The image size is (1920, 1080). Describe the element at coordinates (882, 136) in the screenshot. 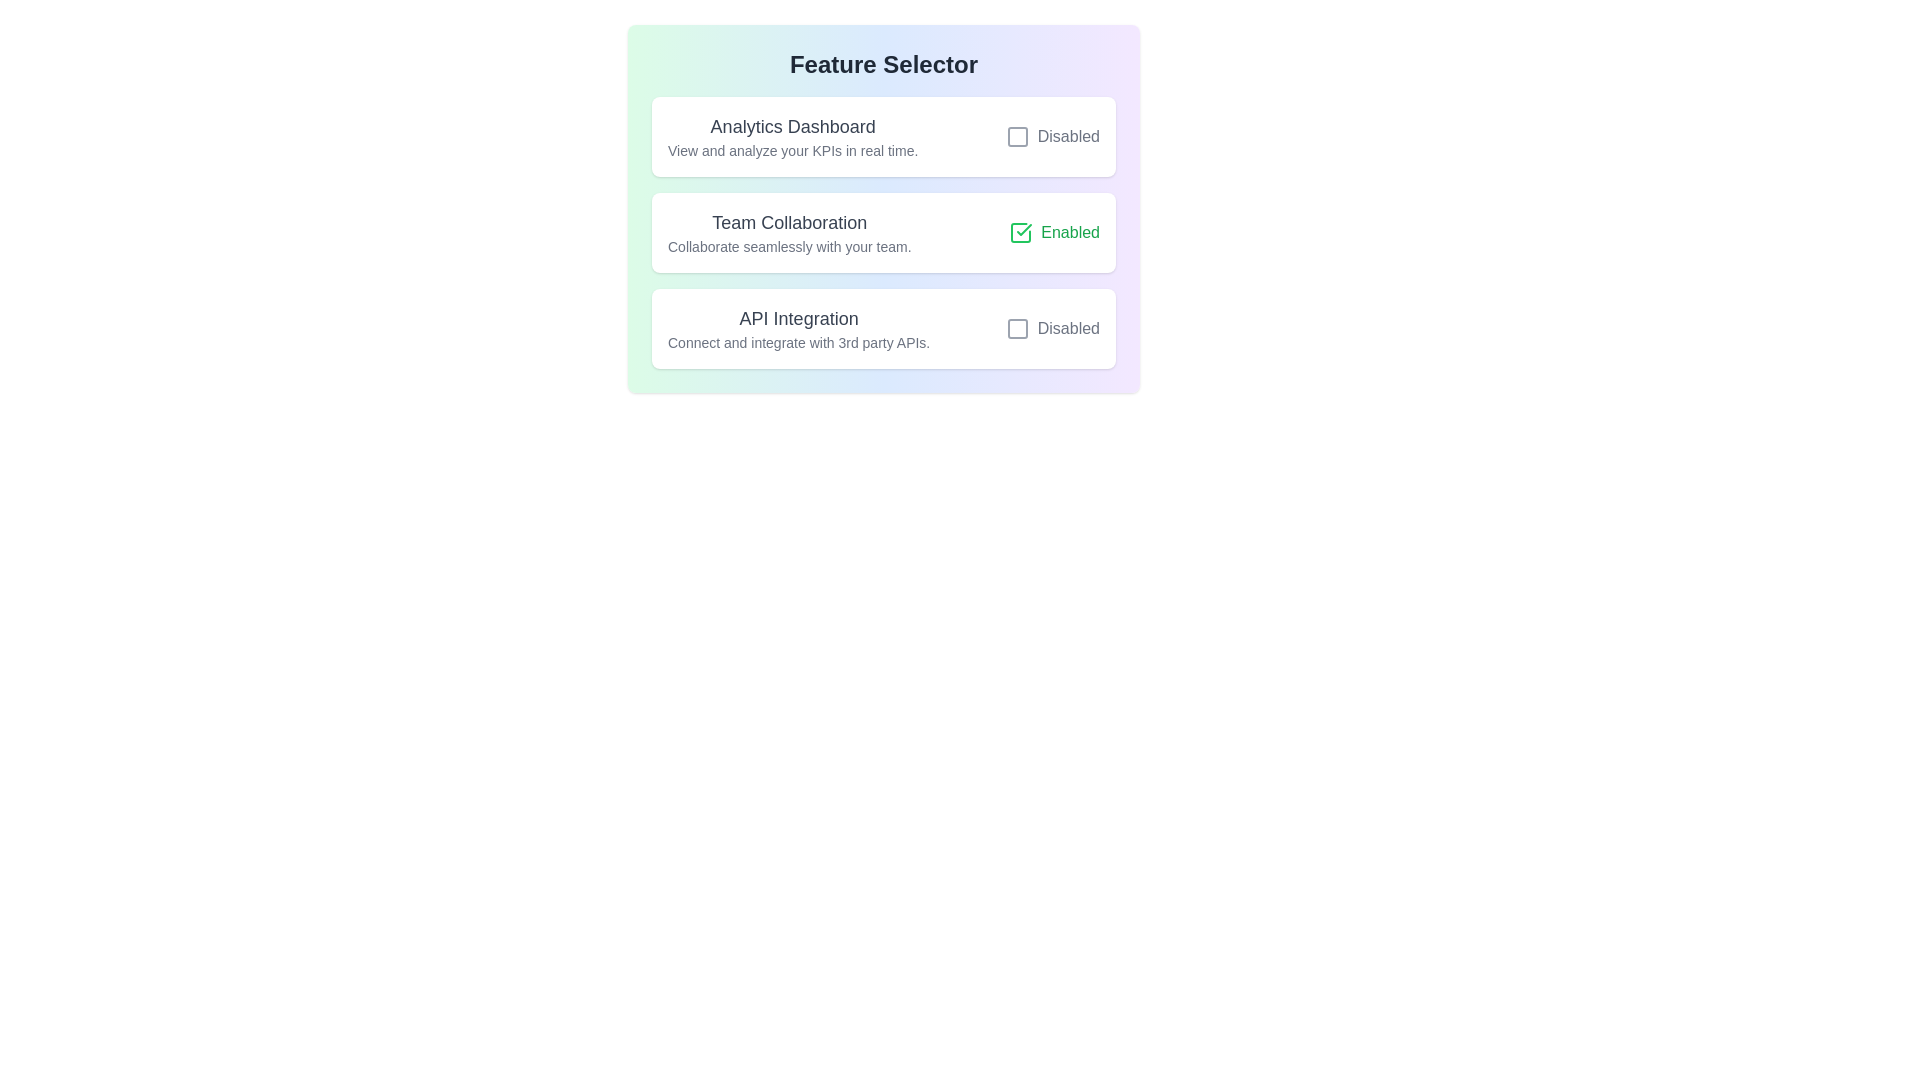

I see `the list item corresponding to Analytics Dashboard to observe its hover effect` at that location.